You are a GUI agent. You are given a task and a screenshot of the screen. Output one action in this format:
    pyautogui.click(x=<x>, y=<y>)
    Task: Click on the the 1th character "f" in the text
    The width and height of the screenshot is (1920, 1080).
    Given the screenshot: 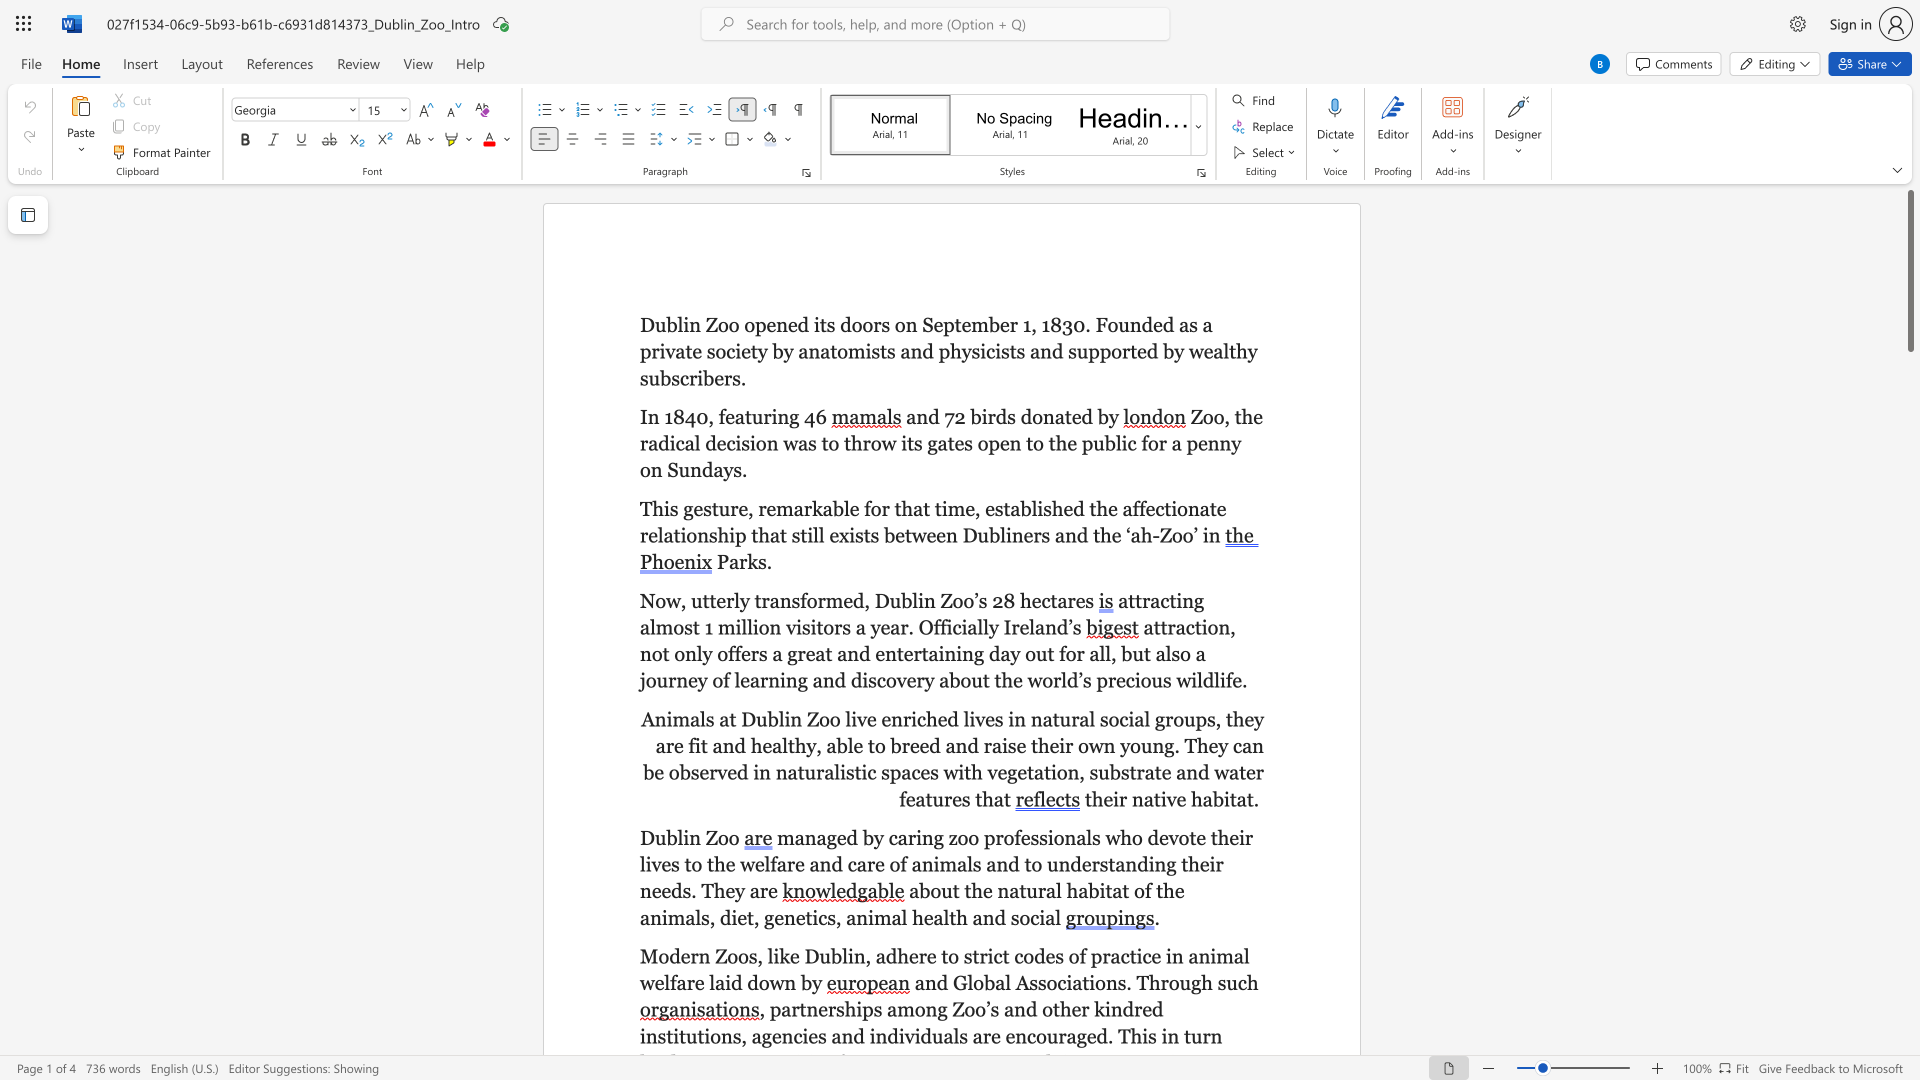 What is the action you would take?
    pyautogui.click(x=720, y=415)
    